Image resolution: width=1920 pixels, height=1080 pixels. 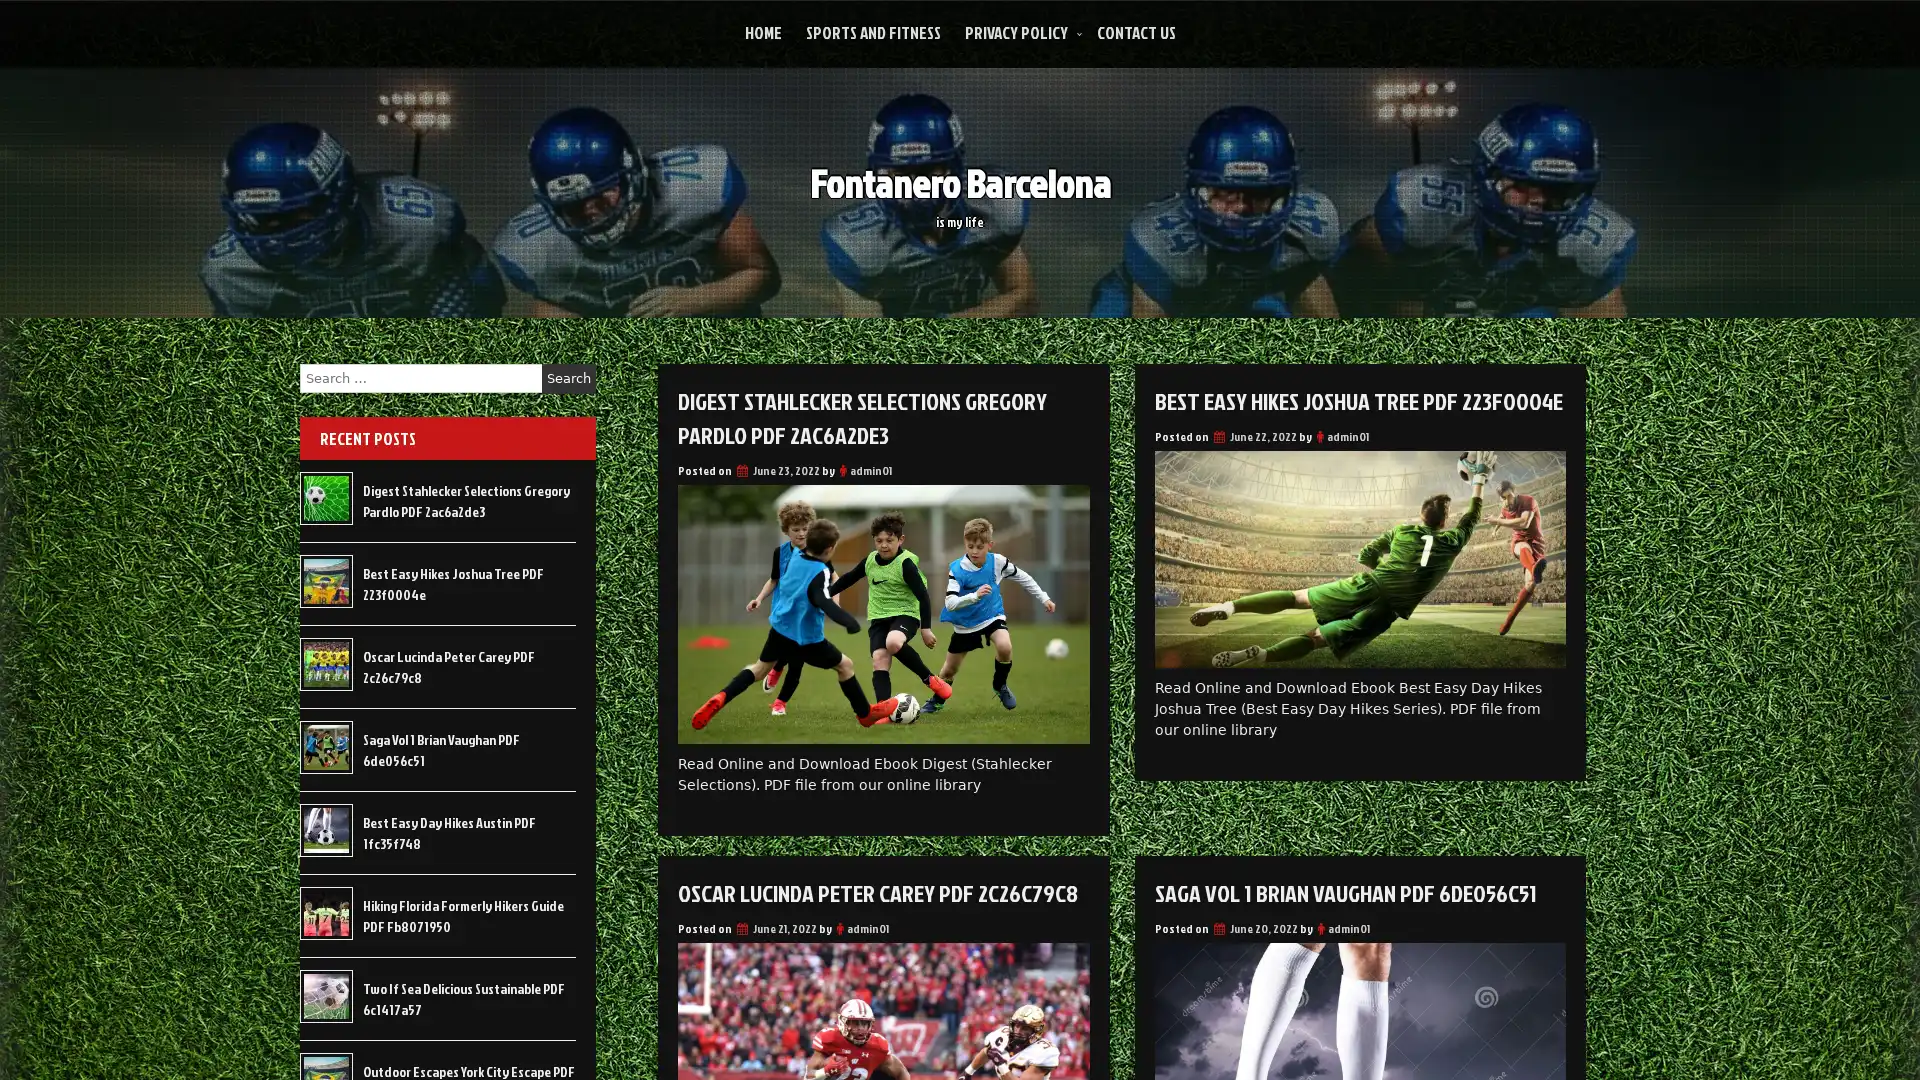 I want to click on Search, so click(x=568, y=378).